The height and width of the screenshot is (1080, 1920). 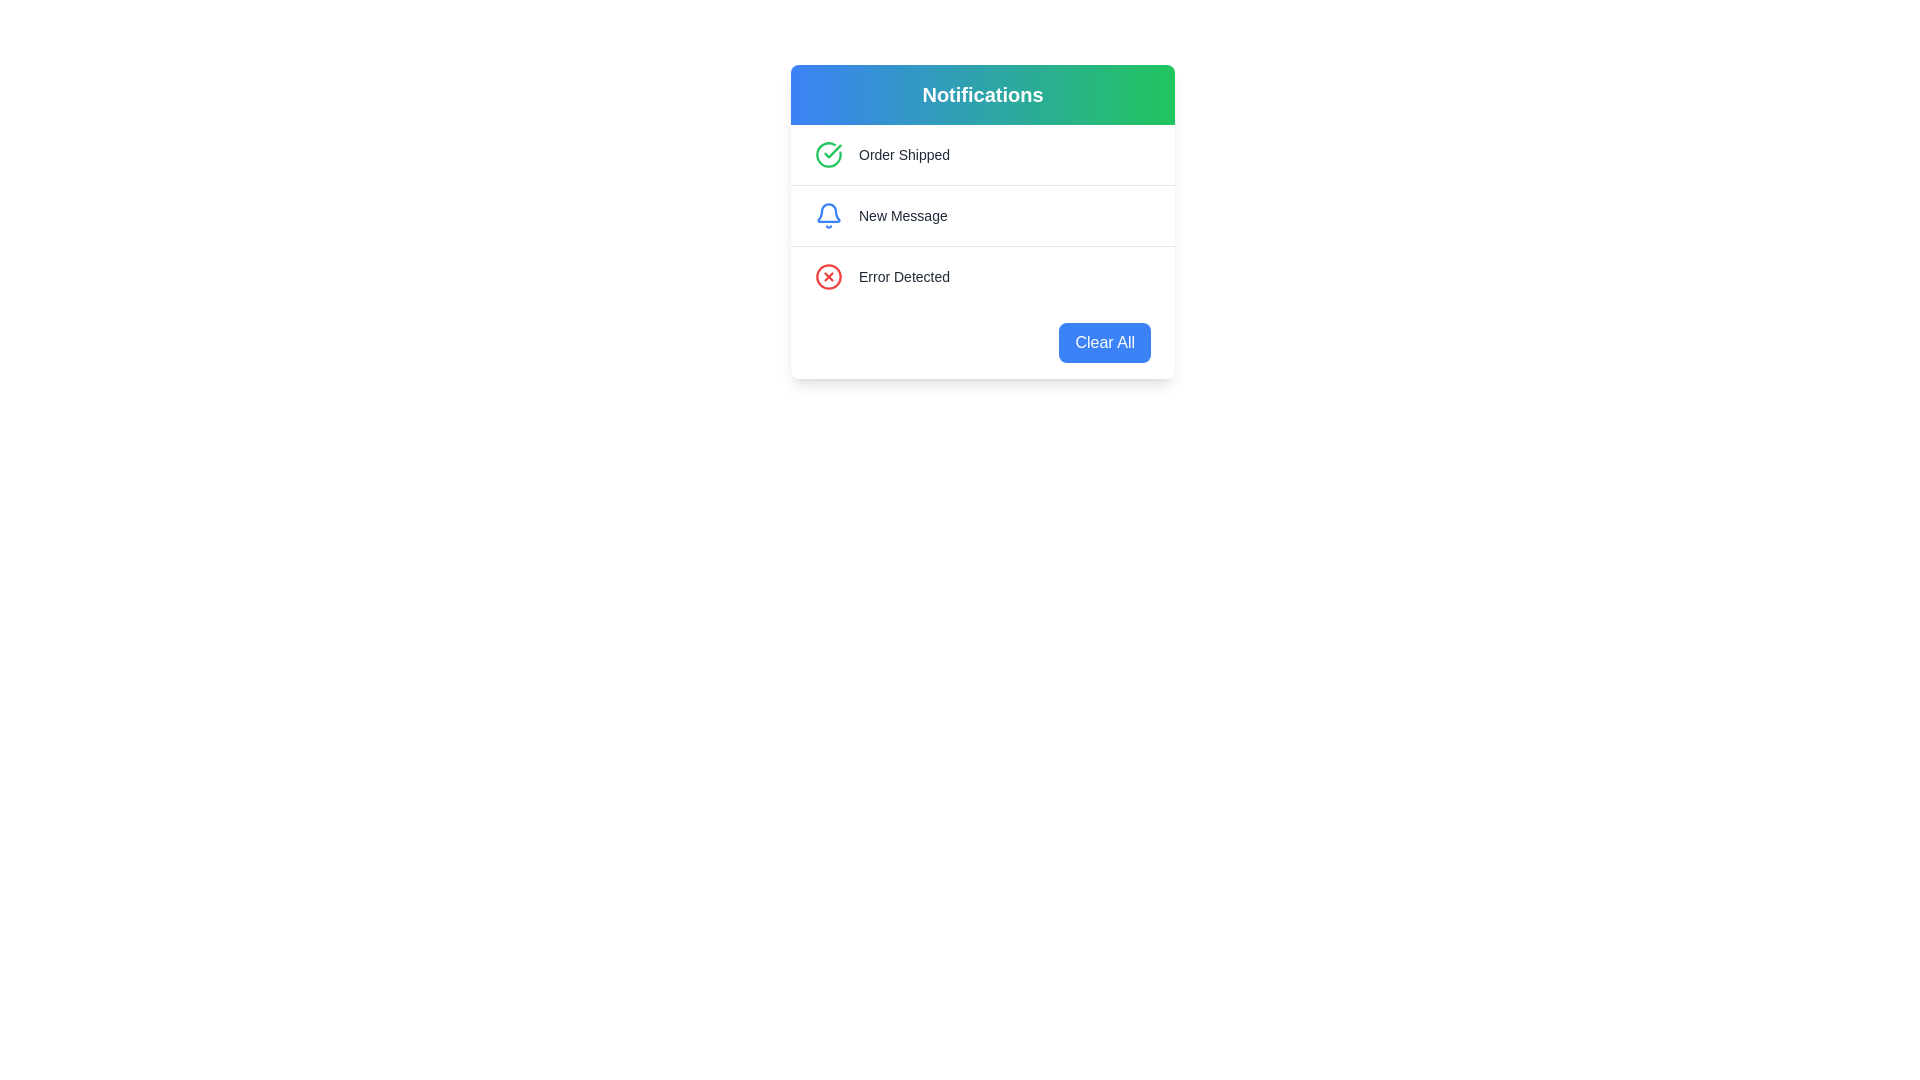 I want to click on the last notification entry indicating an error has been detected, located just above the 'Clear All' button, so click(x=983, y=276).